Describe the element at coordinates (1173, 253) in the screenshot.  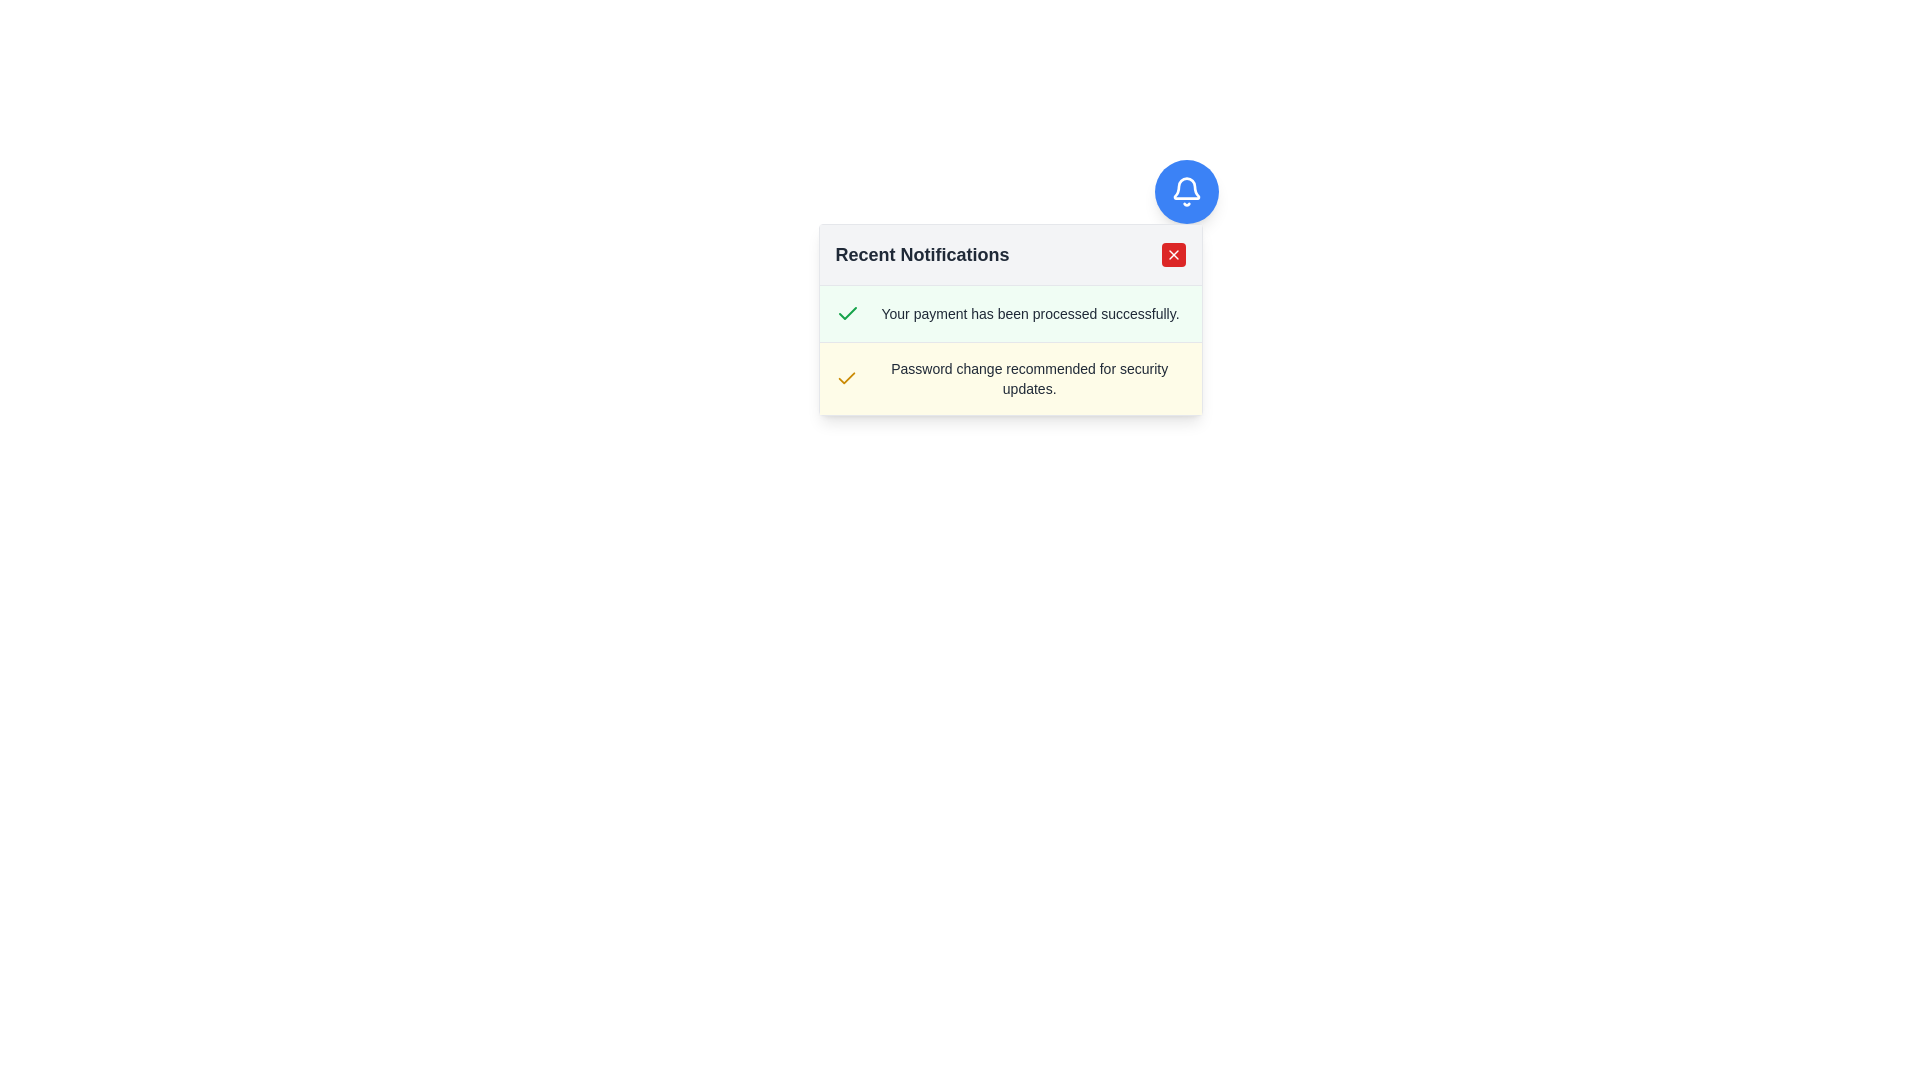
I see `the close button located in the top-right corner of the 'Recent Notifications' header section` at that location.